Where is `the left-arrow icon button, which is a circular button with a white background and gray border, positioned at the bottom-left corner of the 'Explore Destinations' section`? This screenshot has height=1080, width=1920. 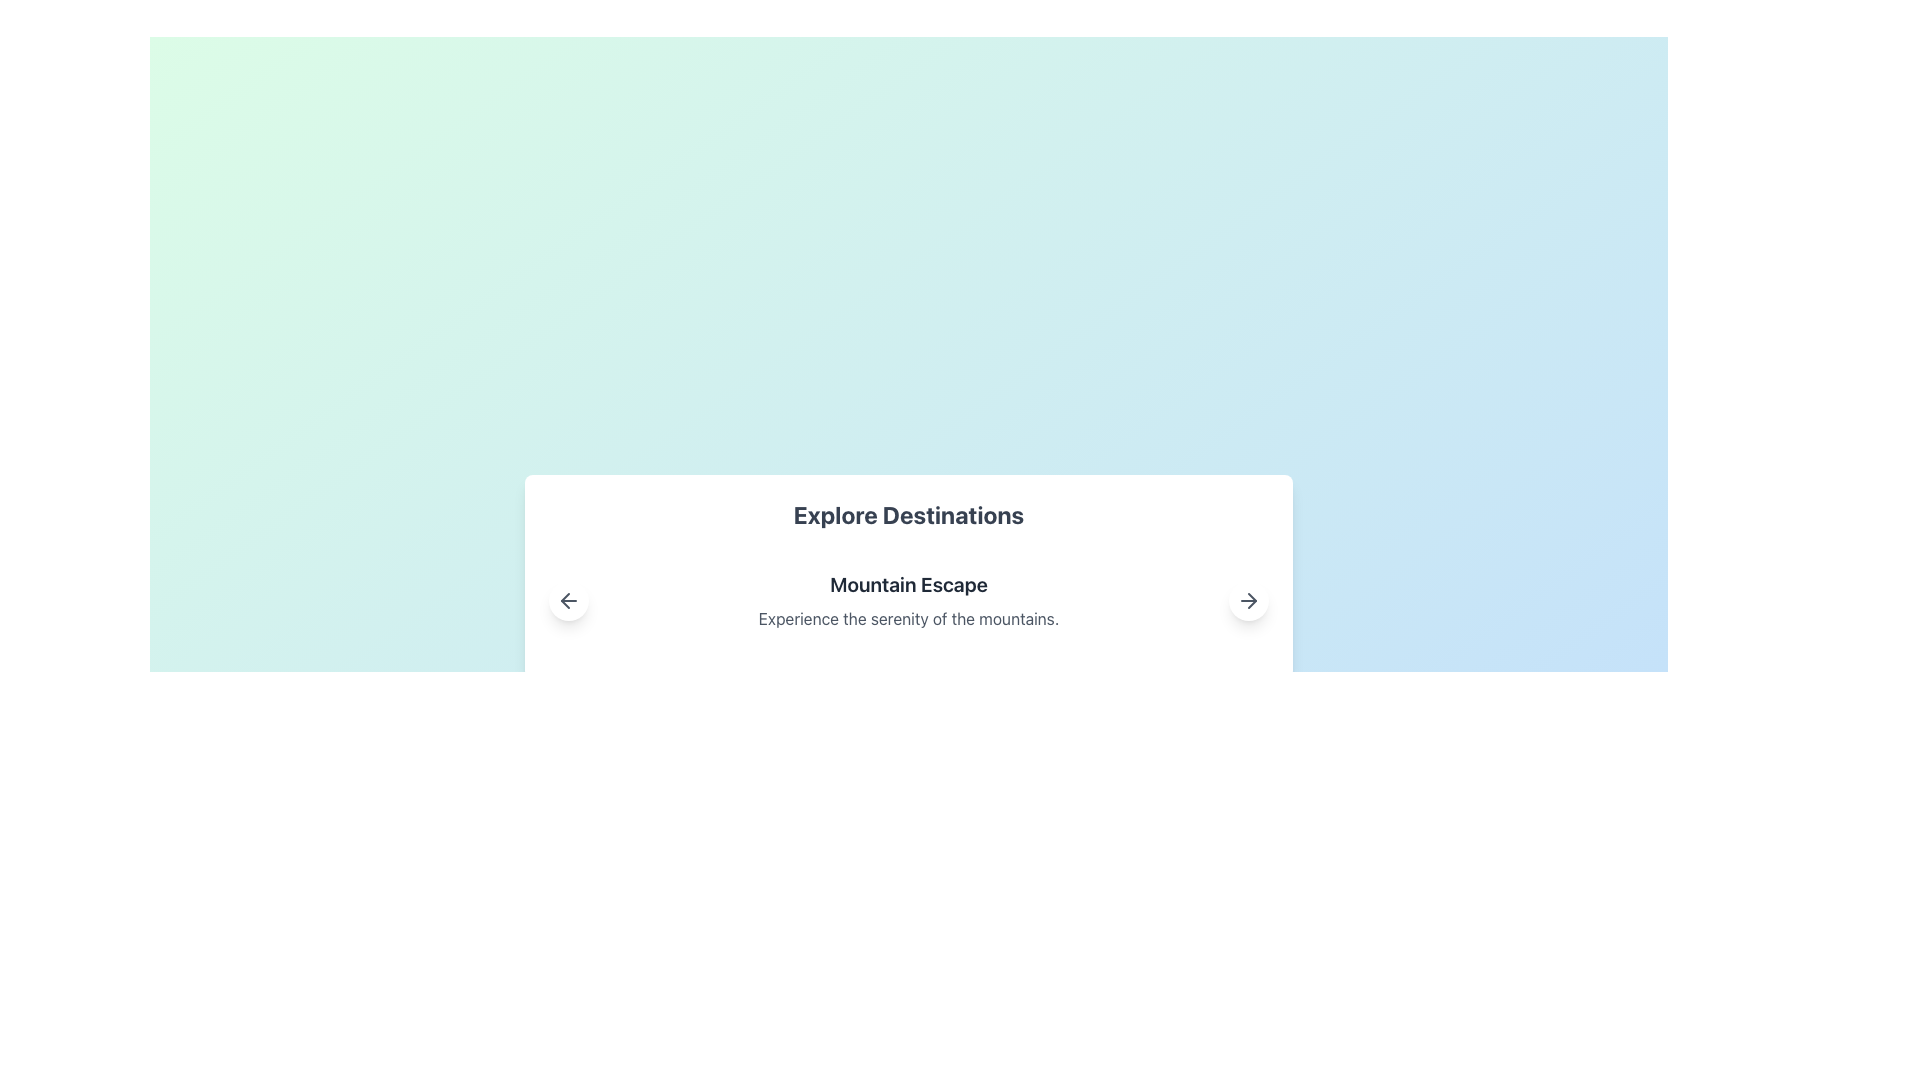 the left-arrow icon button, which is a circular button with a white background and gray border, positioned at the bottom-left corner of the 'Explore Destinations' section is located at coordinates (568, 600).